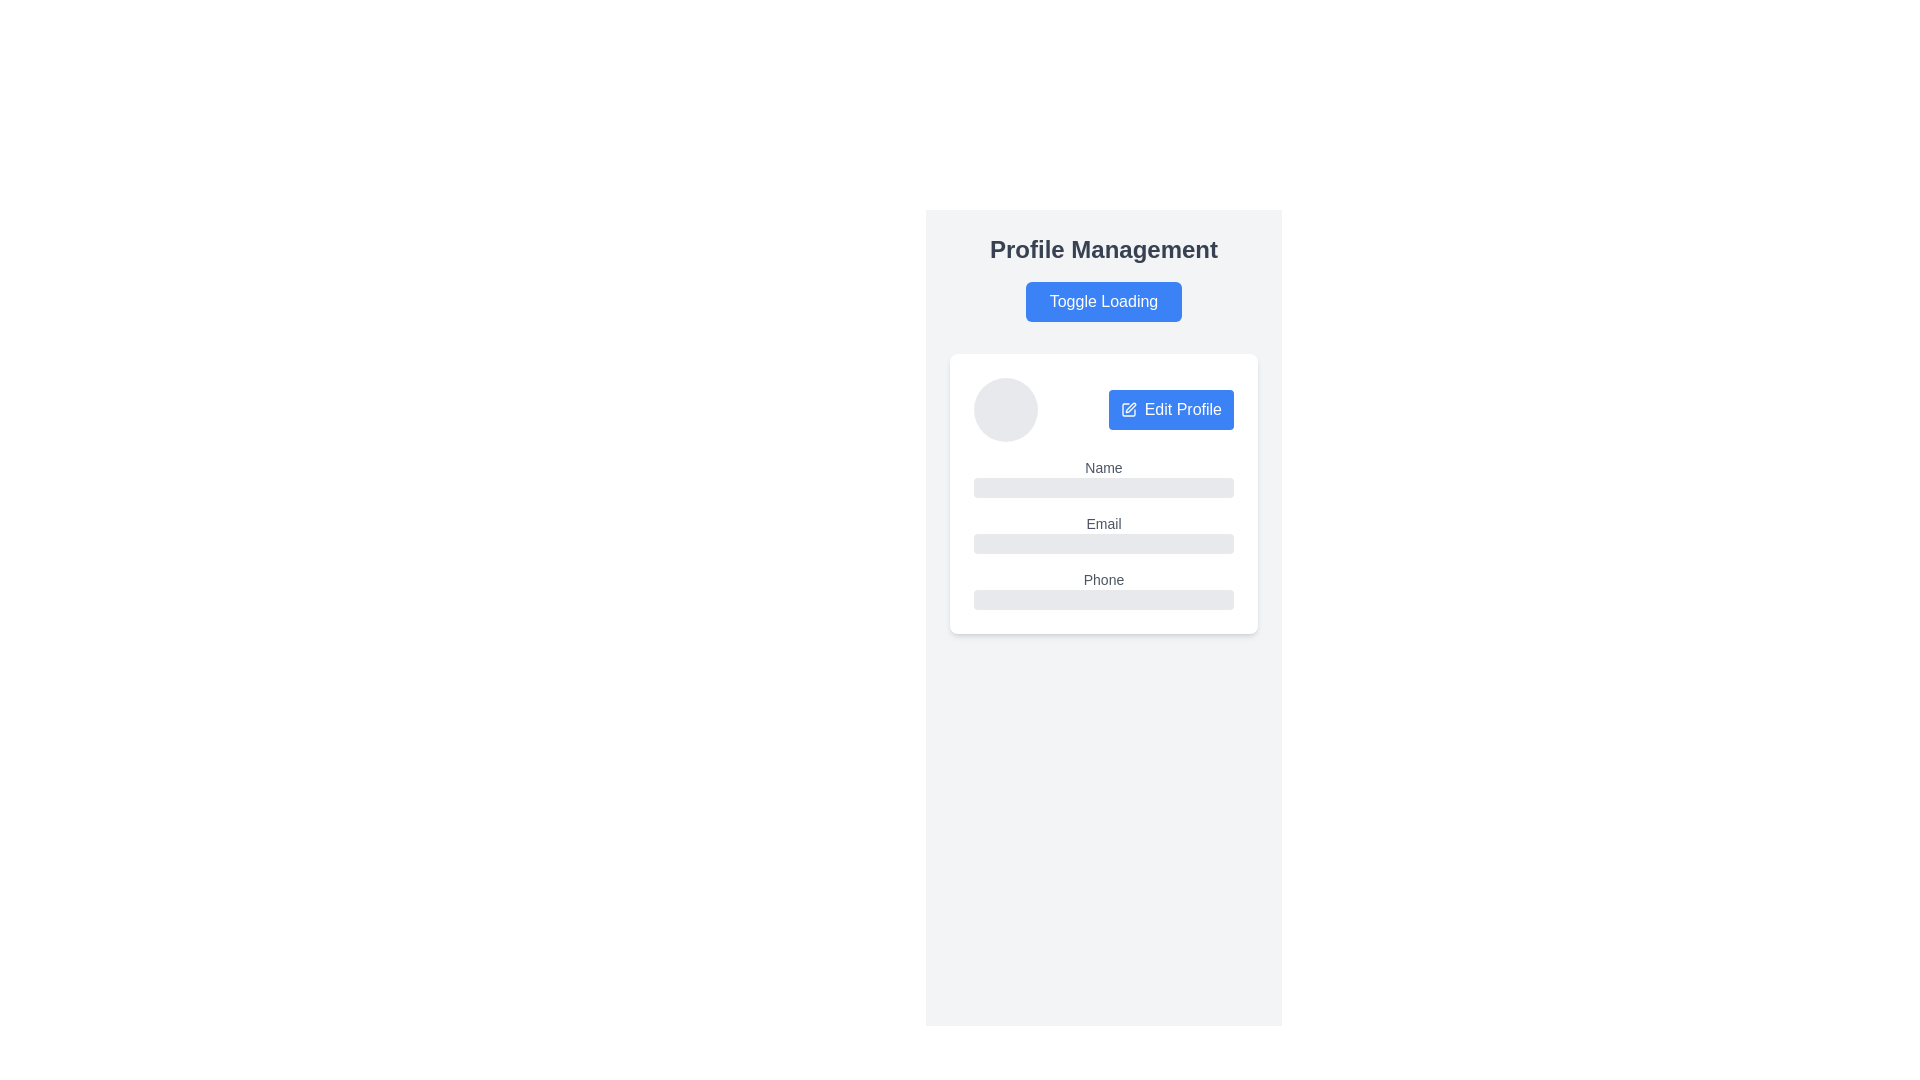  What do you see at coordinates (1103, 589) in the screenshot?
I see `the placeholder for the phone number field located below the 'Email' section in the vertically stacked group of elements` at bounding box center [1103, 589].